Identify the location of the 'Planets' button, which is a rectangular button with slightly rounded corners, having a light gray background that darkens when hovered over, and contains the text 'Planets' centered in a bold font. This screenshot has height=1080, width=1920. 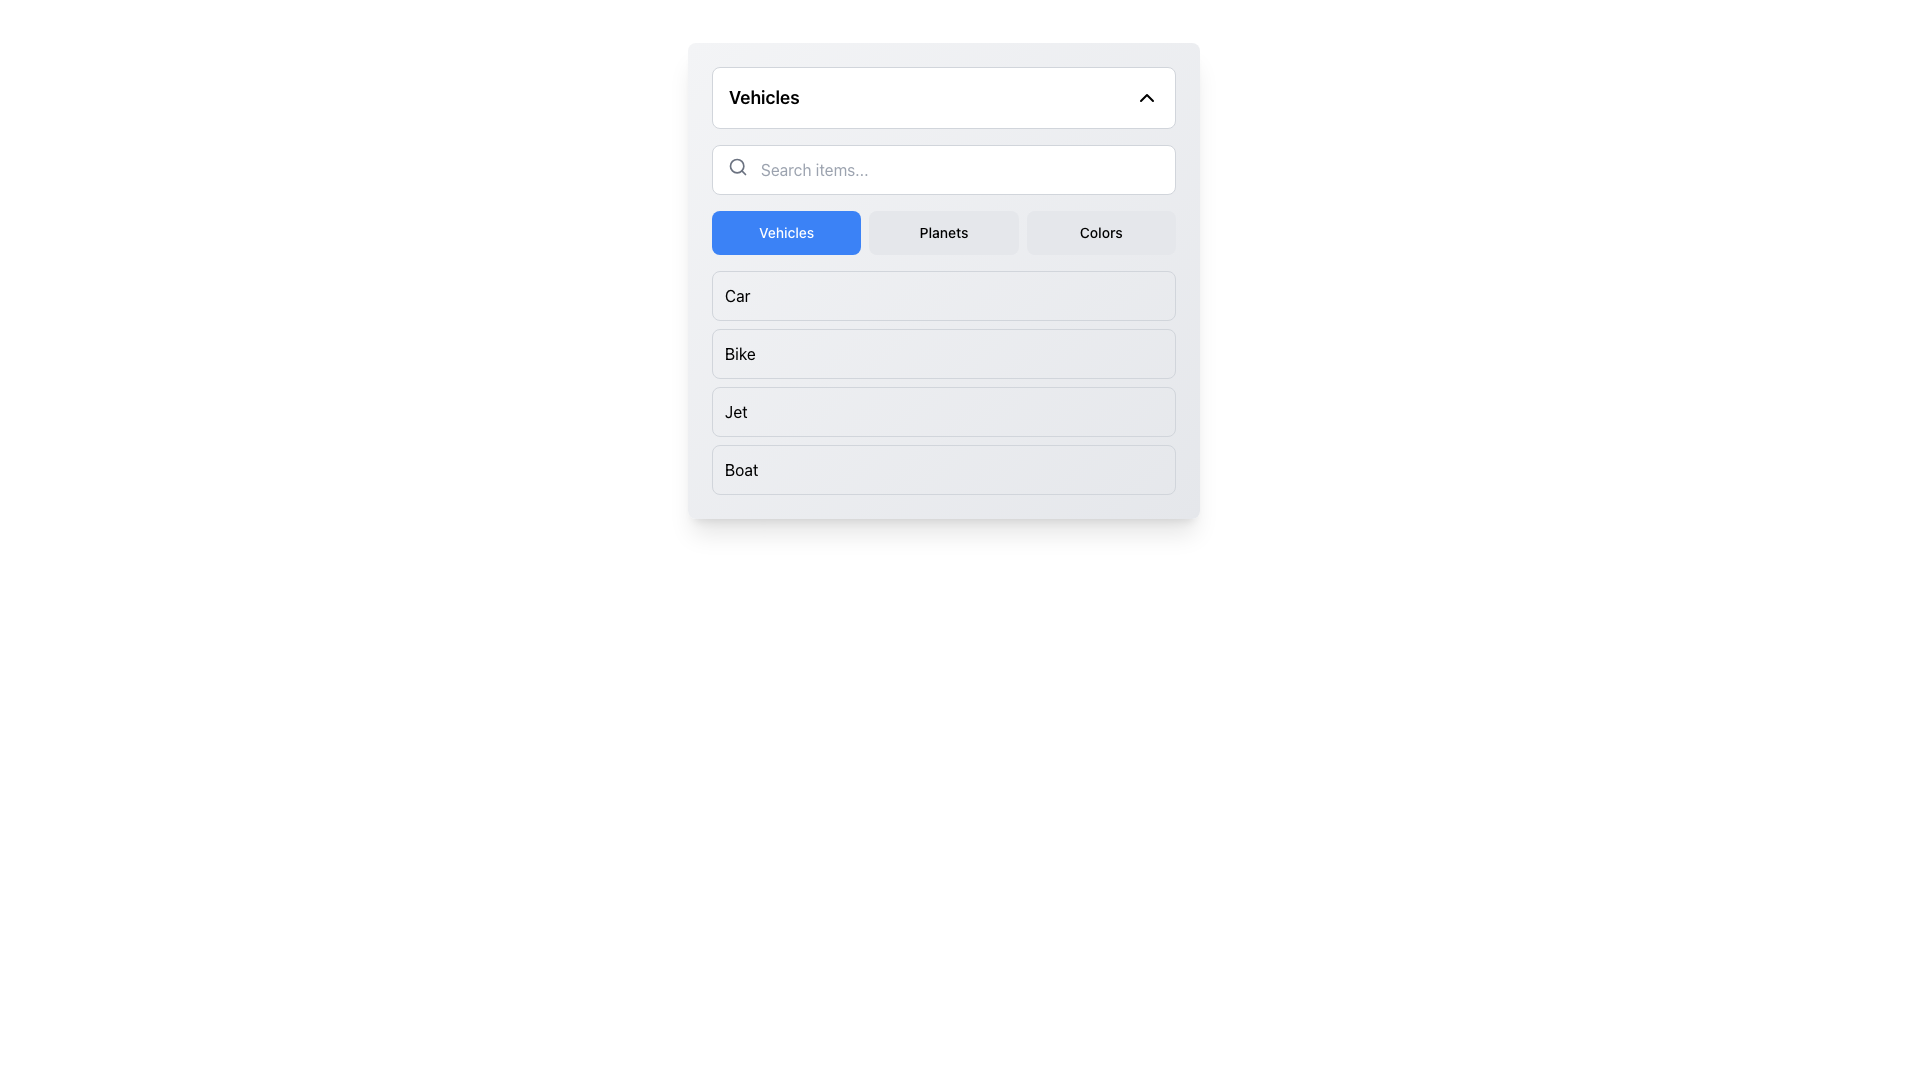
(943, 231).